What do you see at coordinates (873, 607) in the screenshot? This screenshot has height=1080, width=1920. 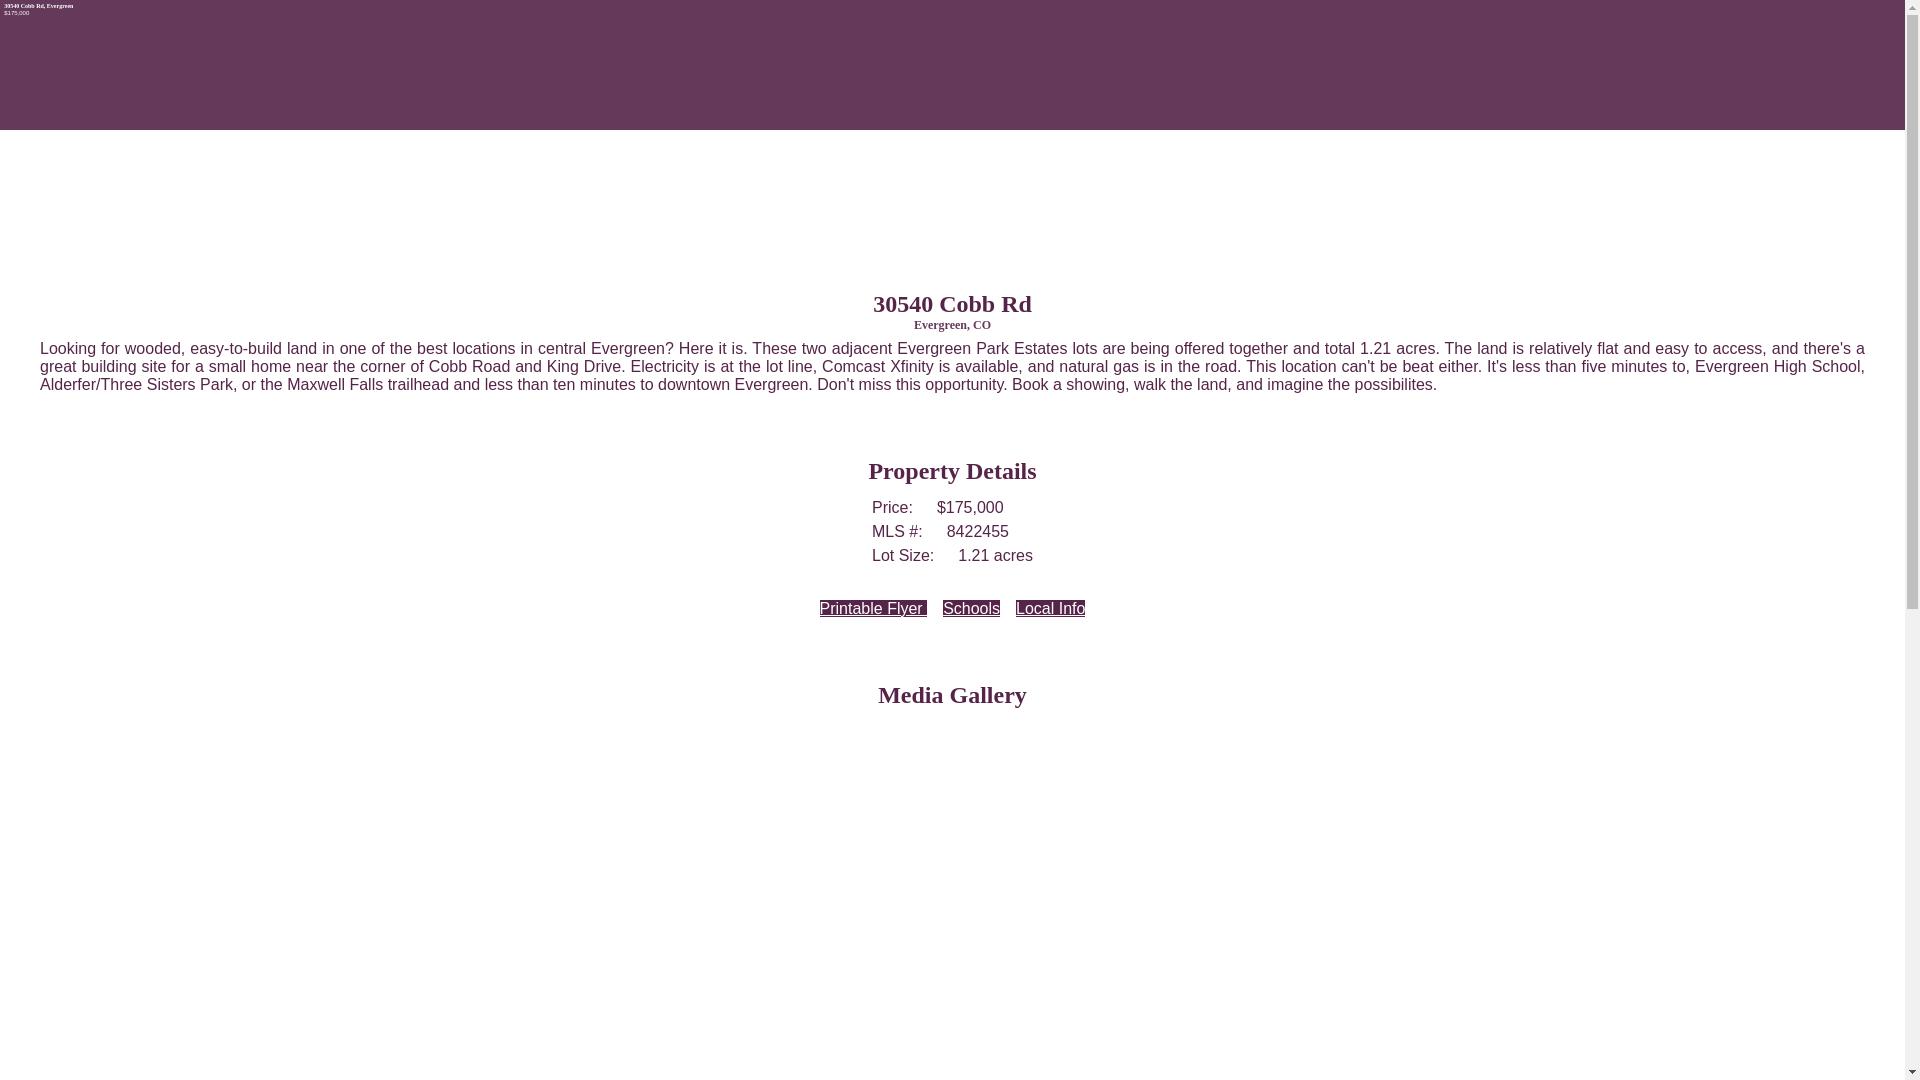 I see `'Printable Flyer'` at bounding box center [873, 607].